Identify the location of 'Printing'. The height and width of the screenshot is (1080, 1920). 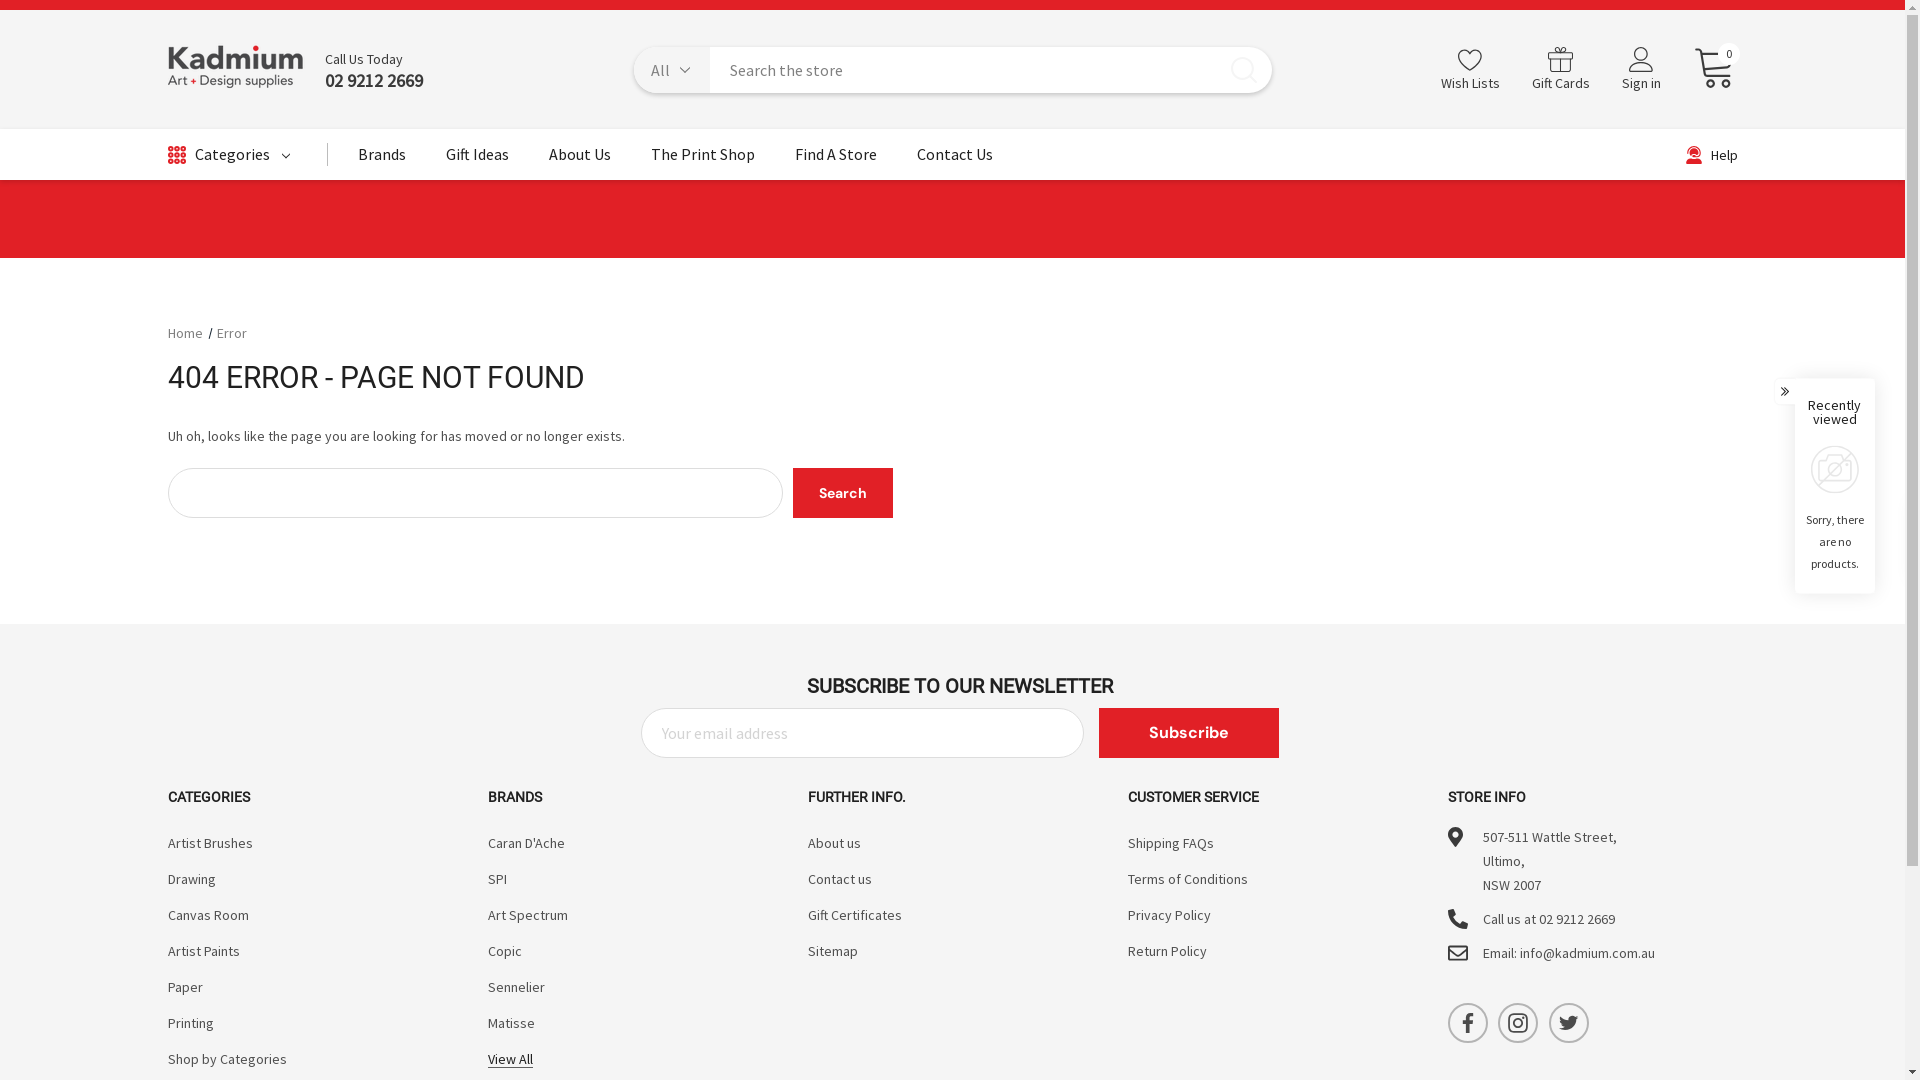
(168, 1022).